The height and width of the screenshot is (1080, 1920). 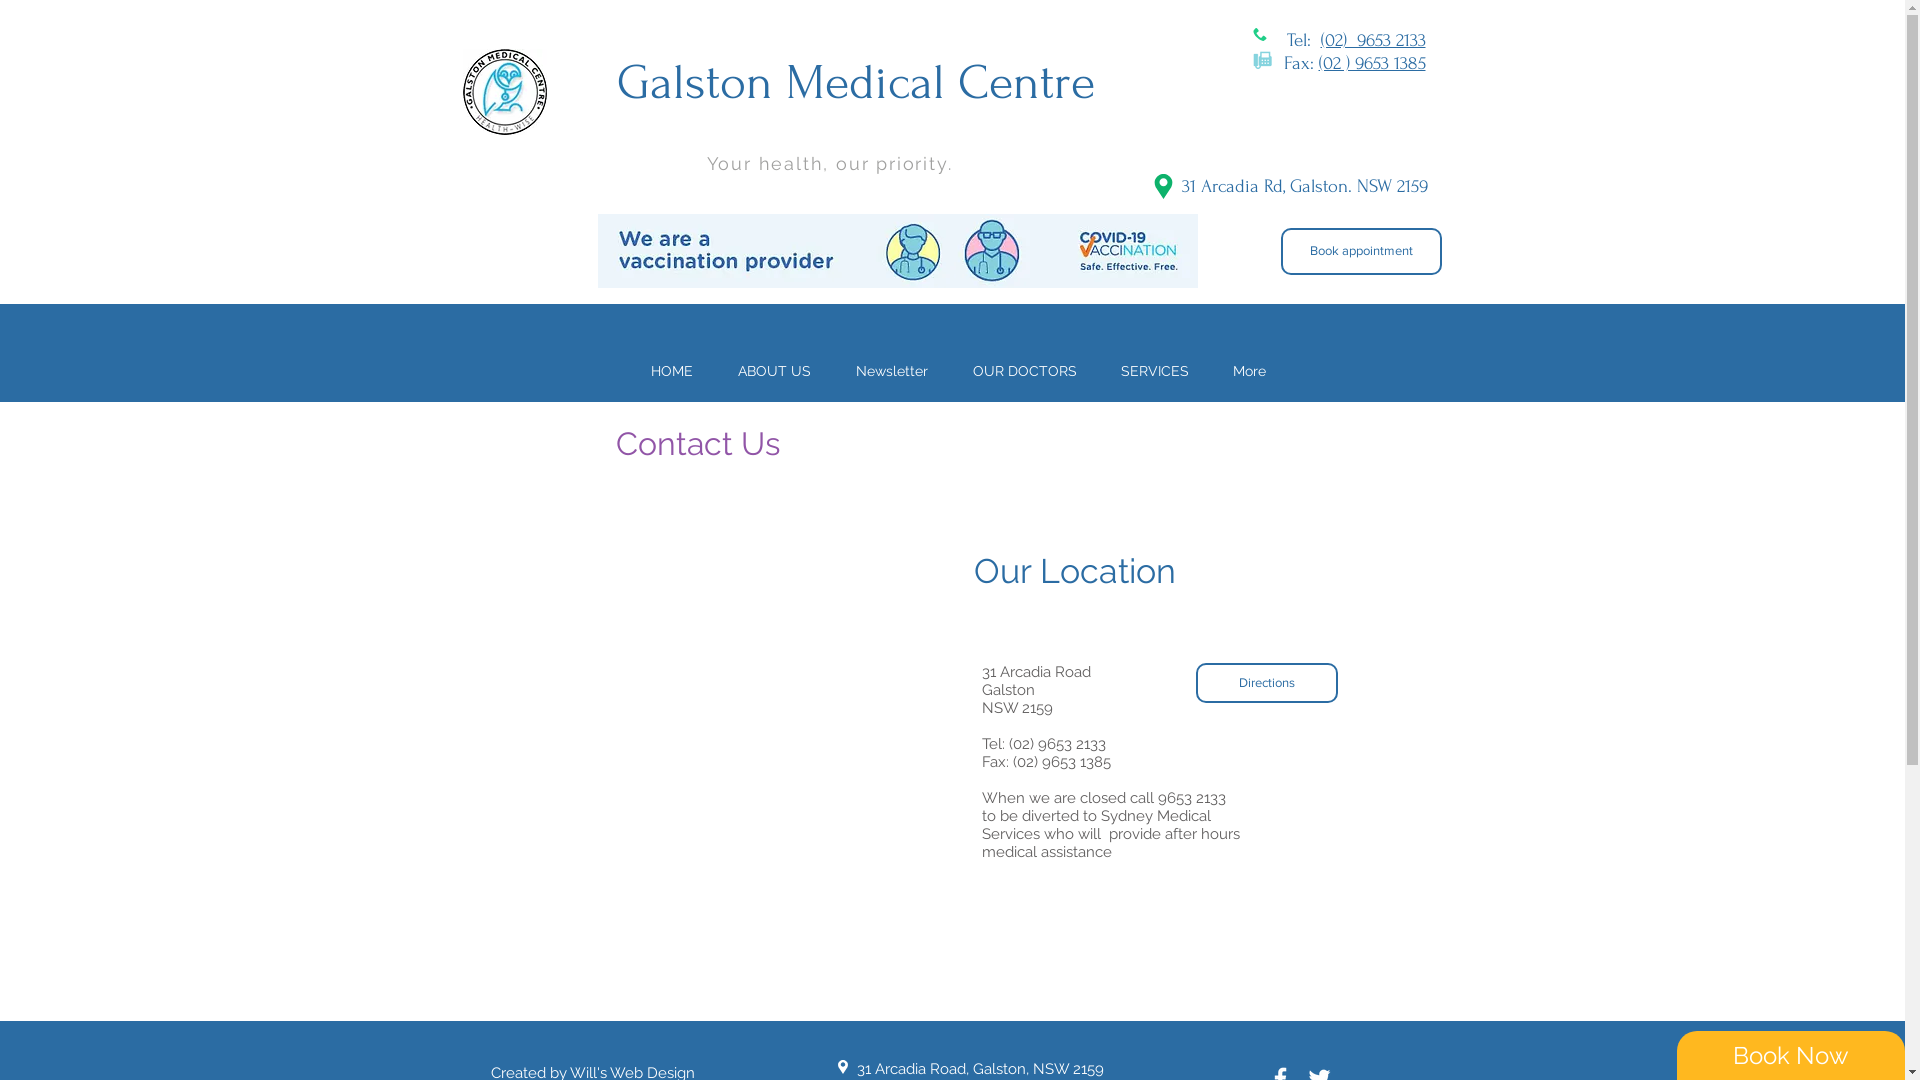 I want to click on 'Newsletter', so click(x=891, y=370).